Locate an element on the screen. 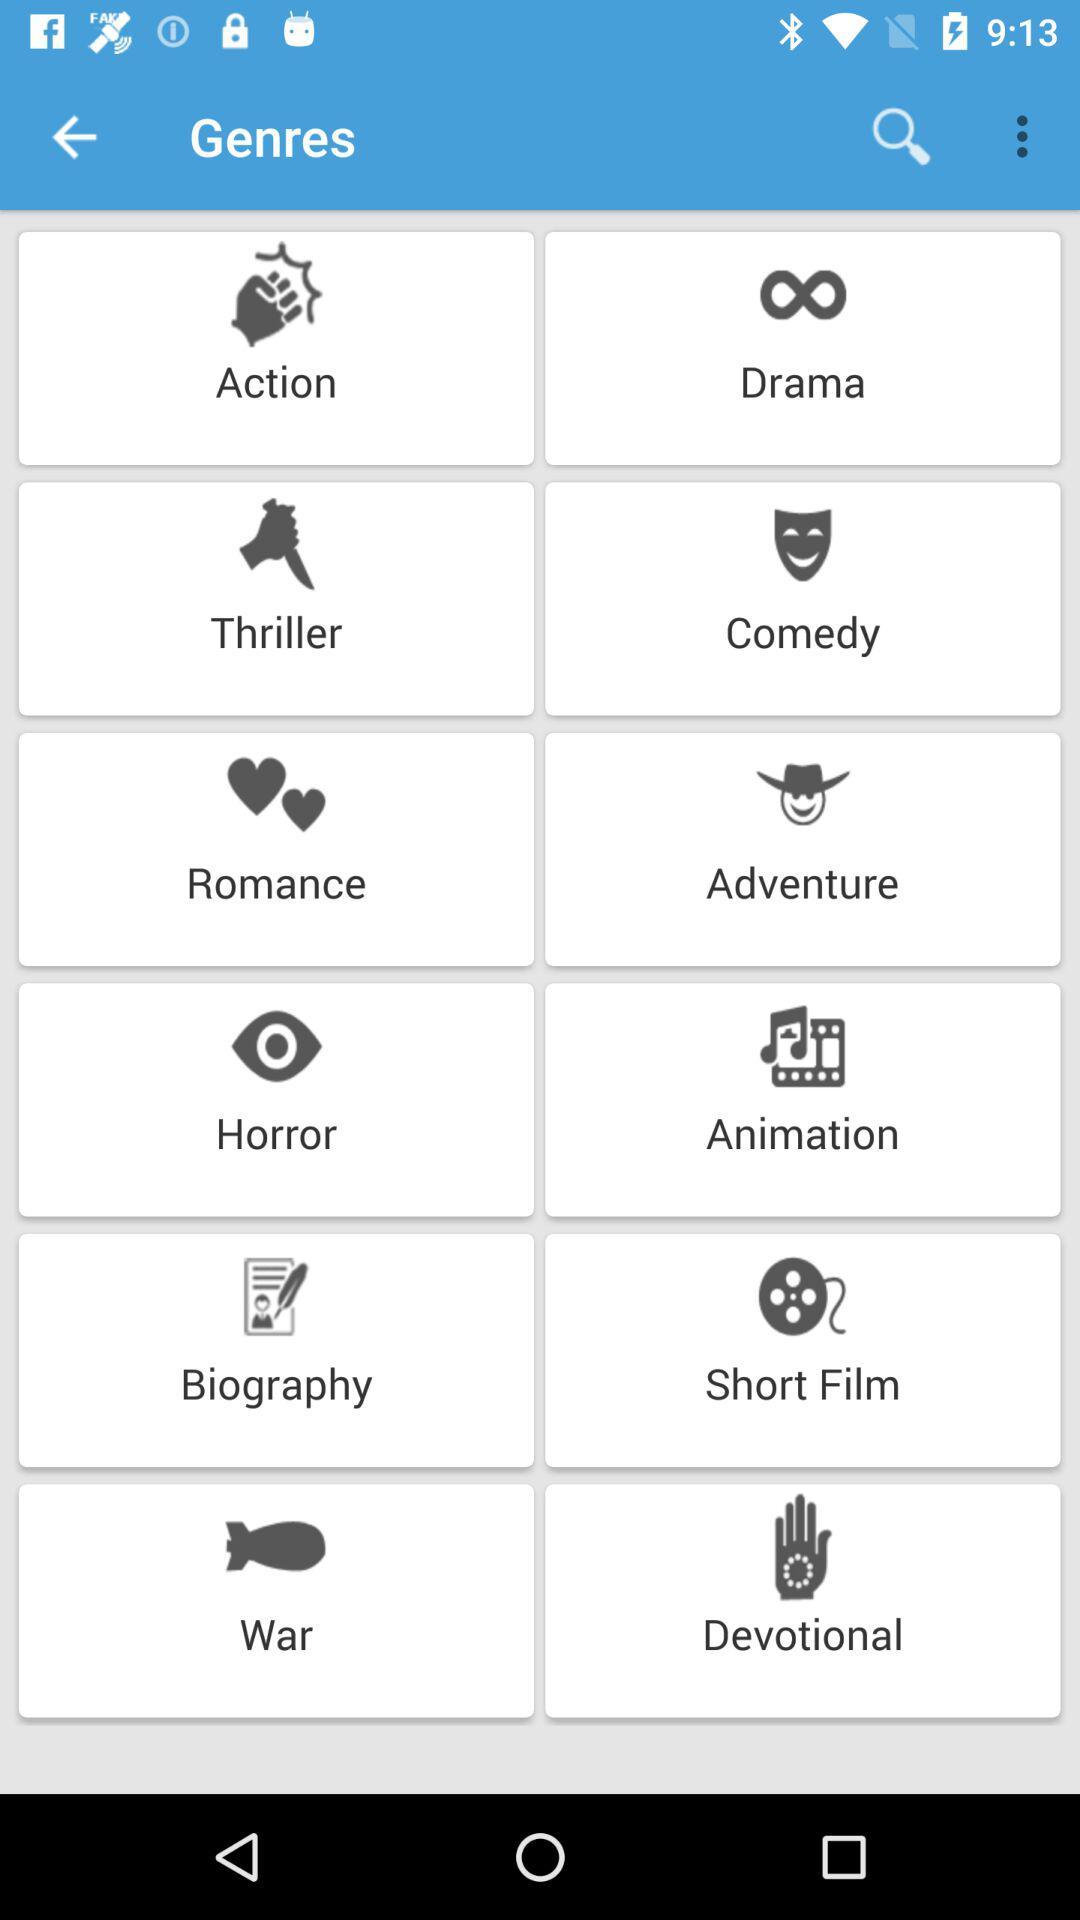 The width and height of the screenshot is (1080, 1920). the icon to the left of the genres is located at coordinates (72, 135).